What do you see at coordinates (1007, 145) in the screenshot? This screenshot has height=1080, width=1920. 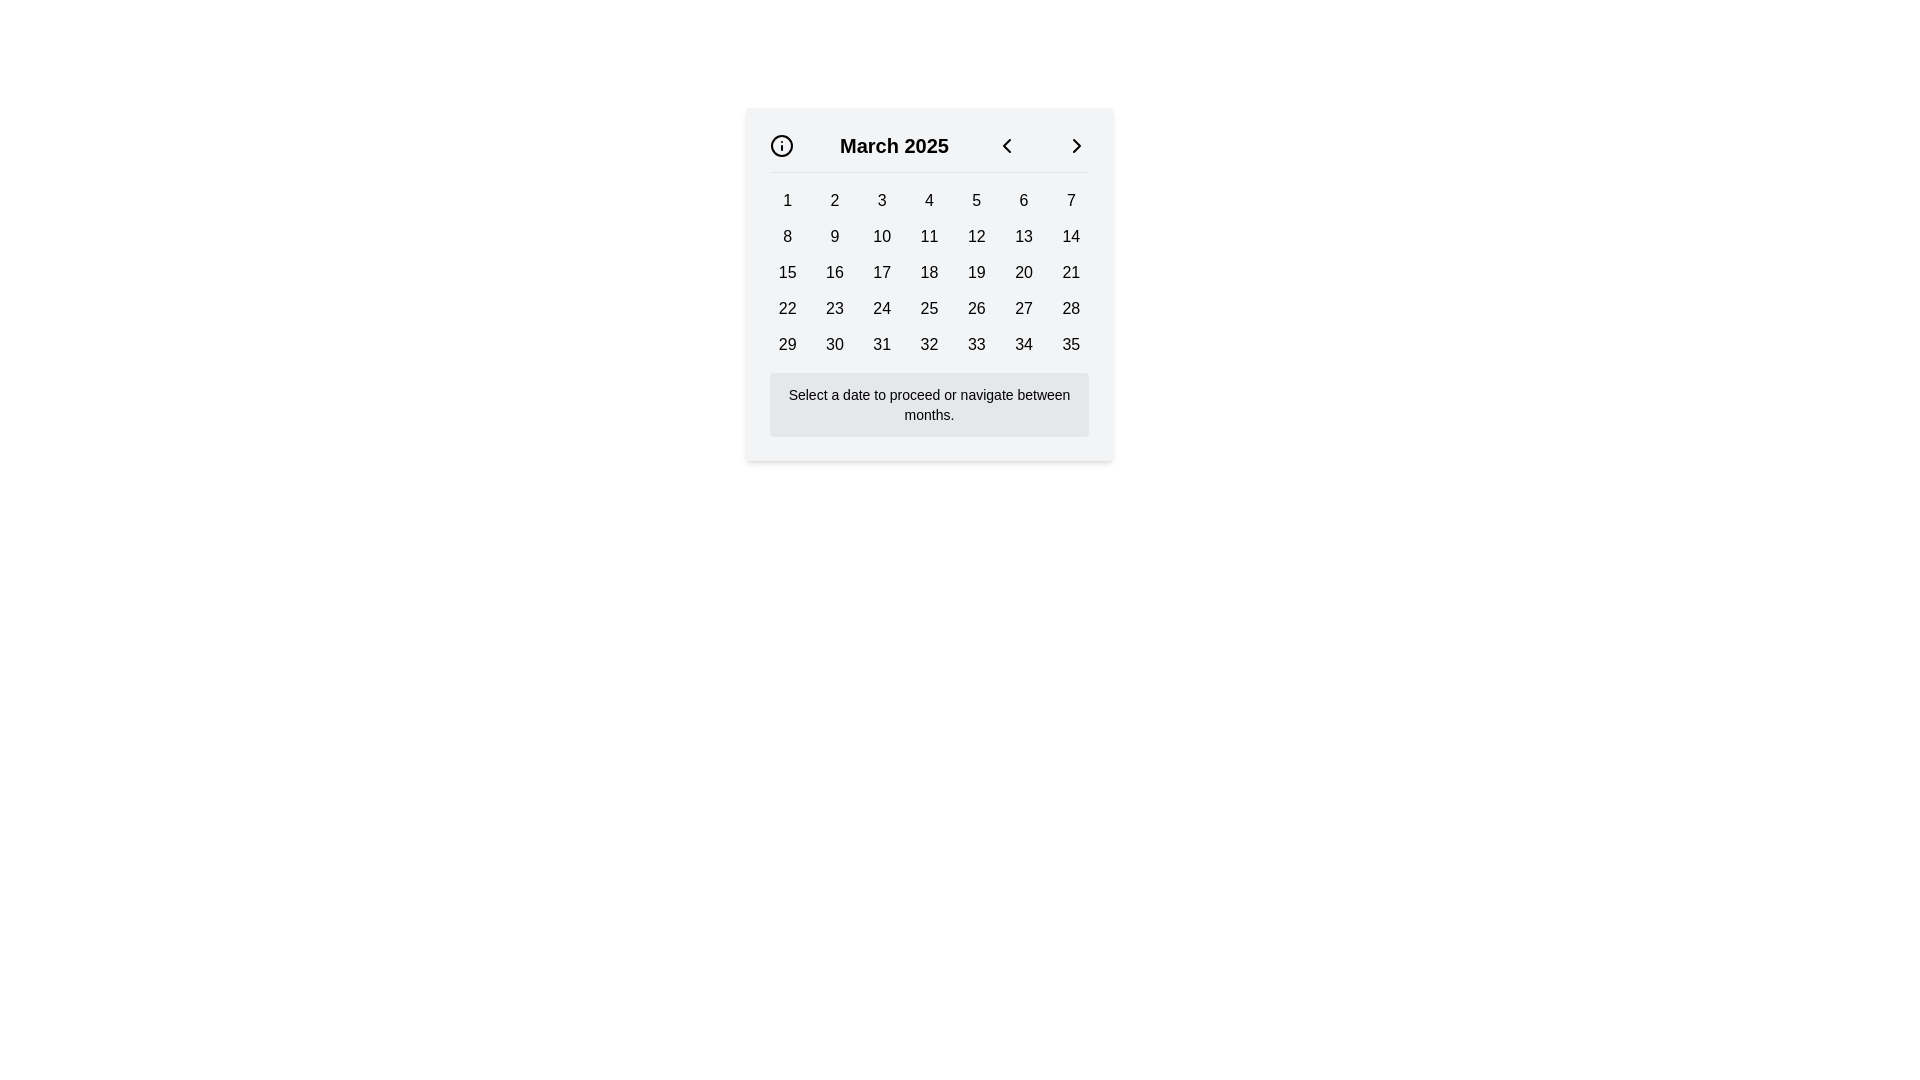 I see `the left arrow icon in the top-left corner of the calendar interface` at bounding box center [1007, 145].